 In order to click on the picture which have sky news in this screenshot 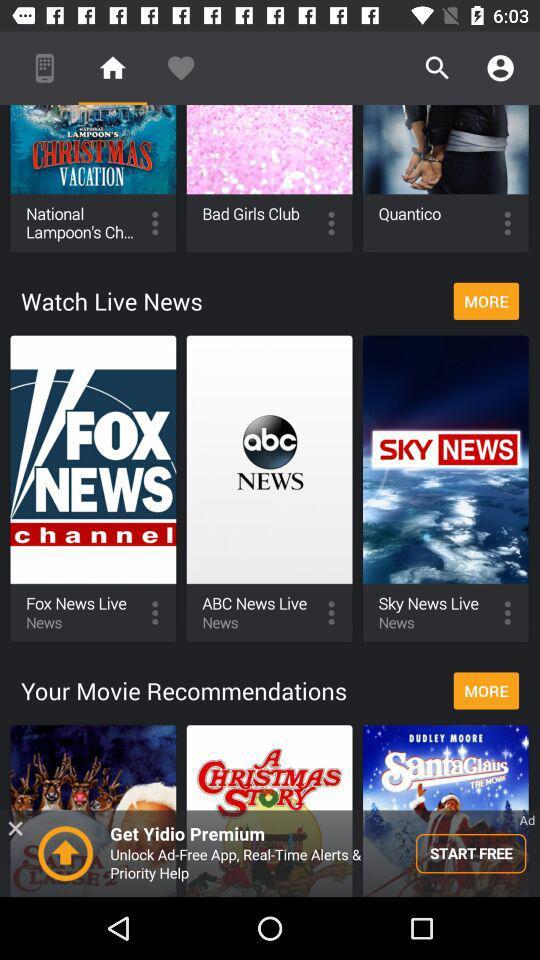, I will do `click(445, 488)`.